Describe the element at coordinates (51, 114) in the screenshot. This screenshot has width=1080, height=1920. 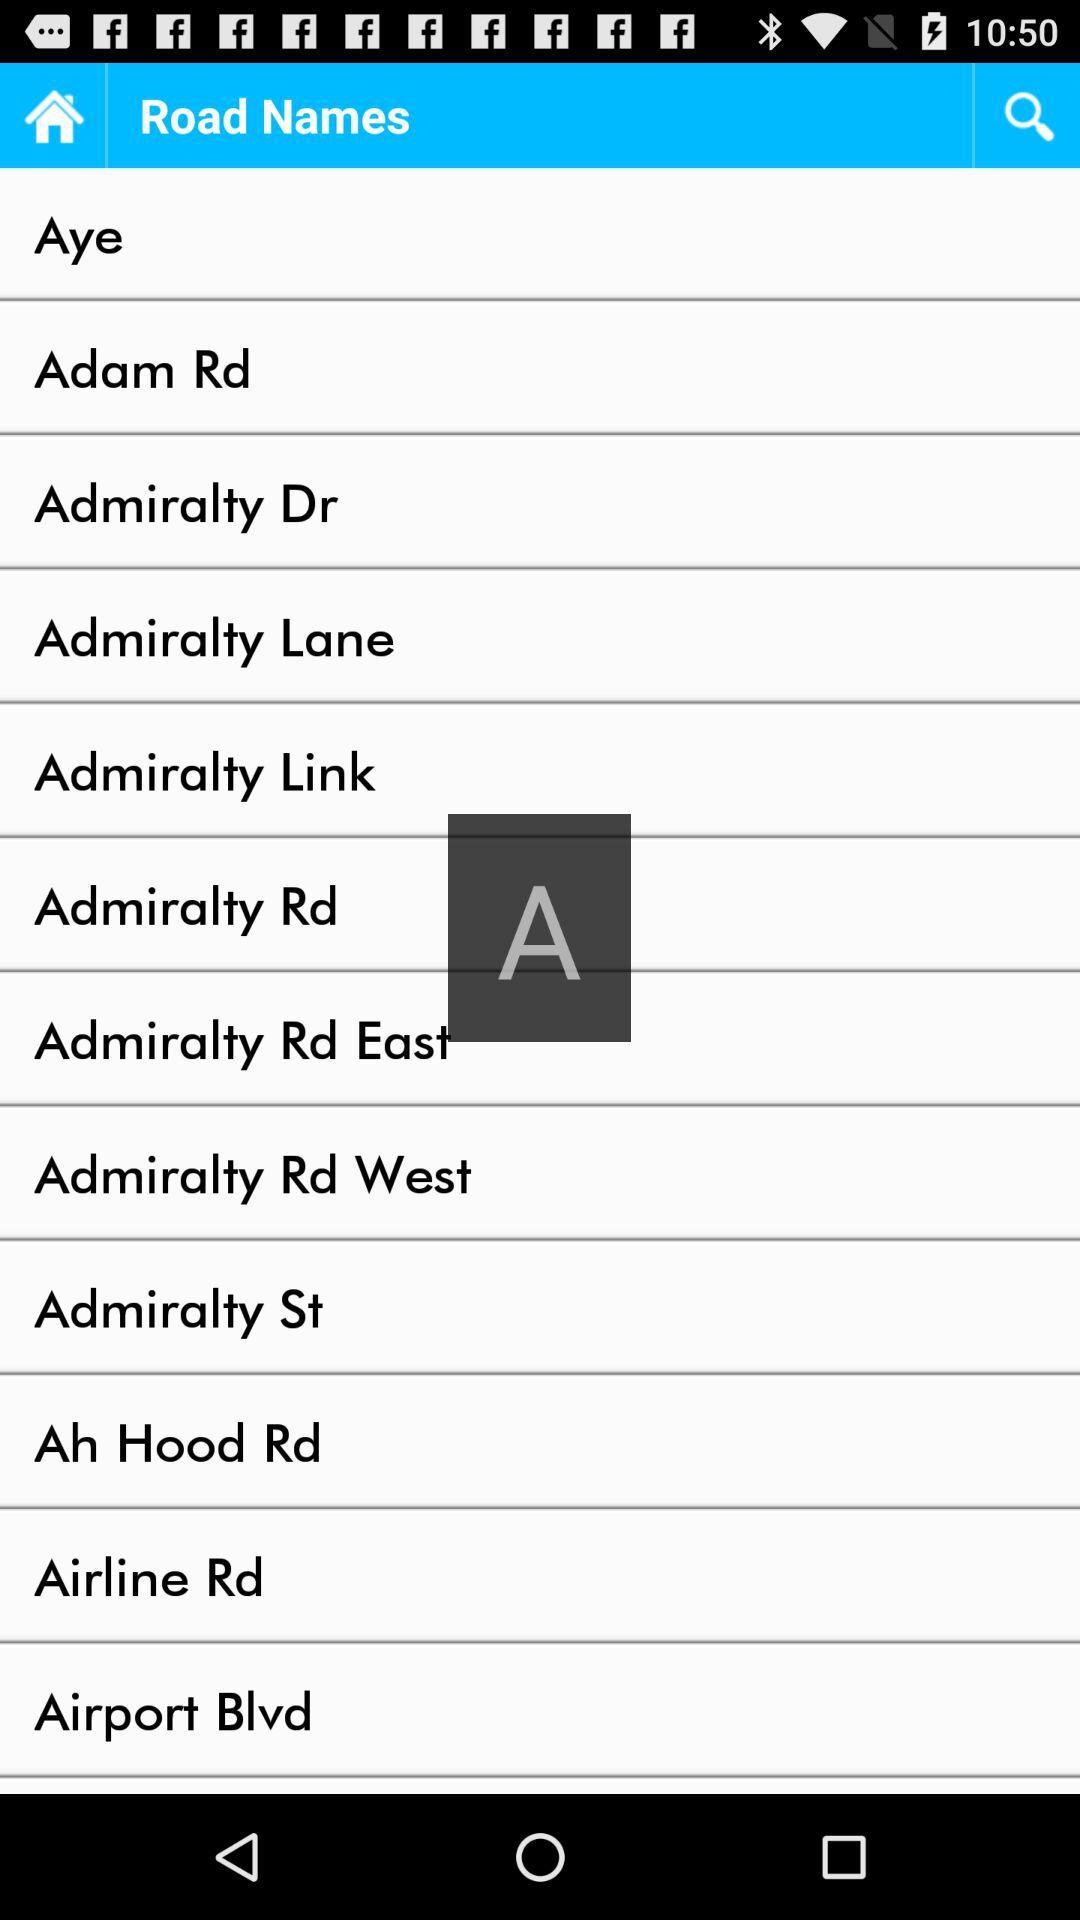
I see `home` at that location.